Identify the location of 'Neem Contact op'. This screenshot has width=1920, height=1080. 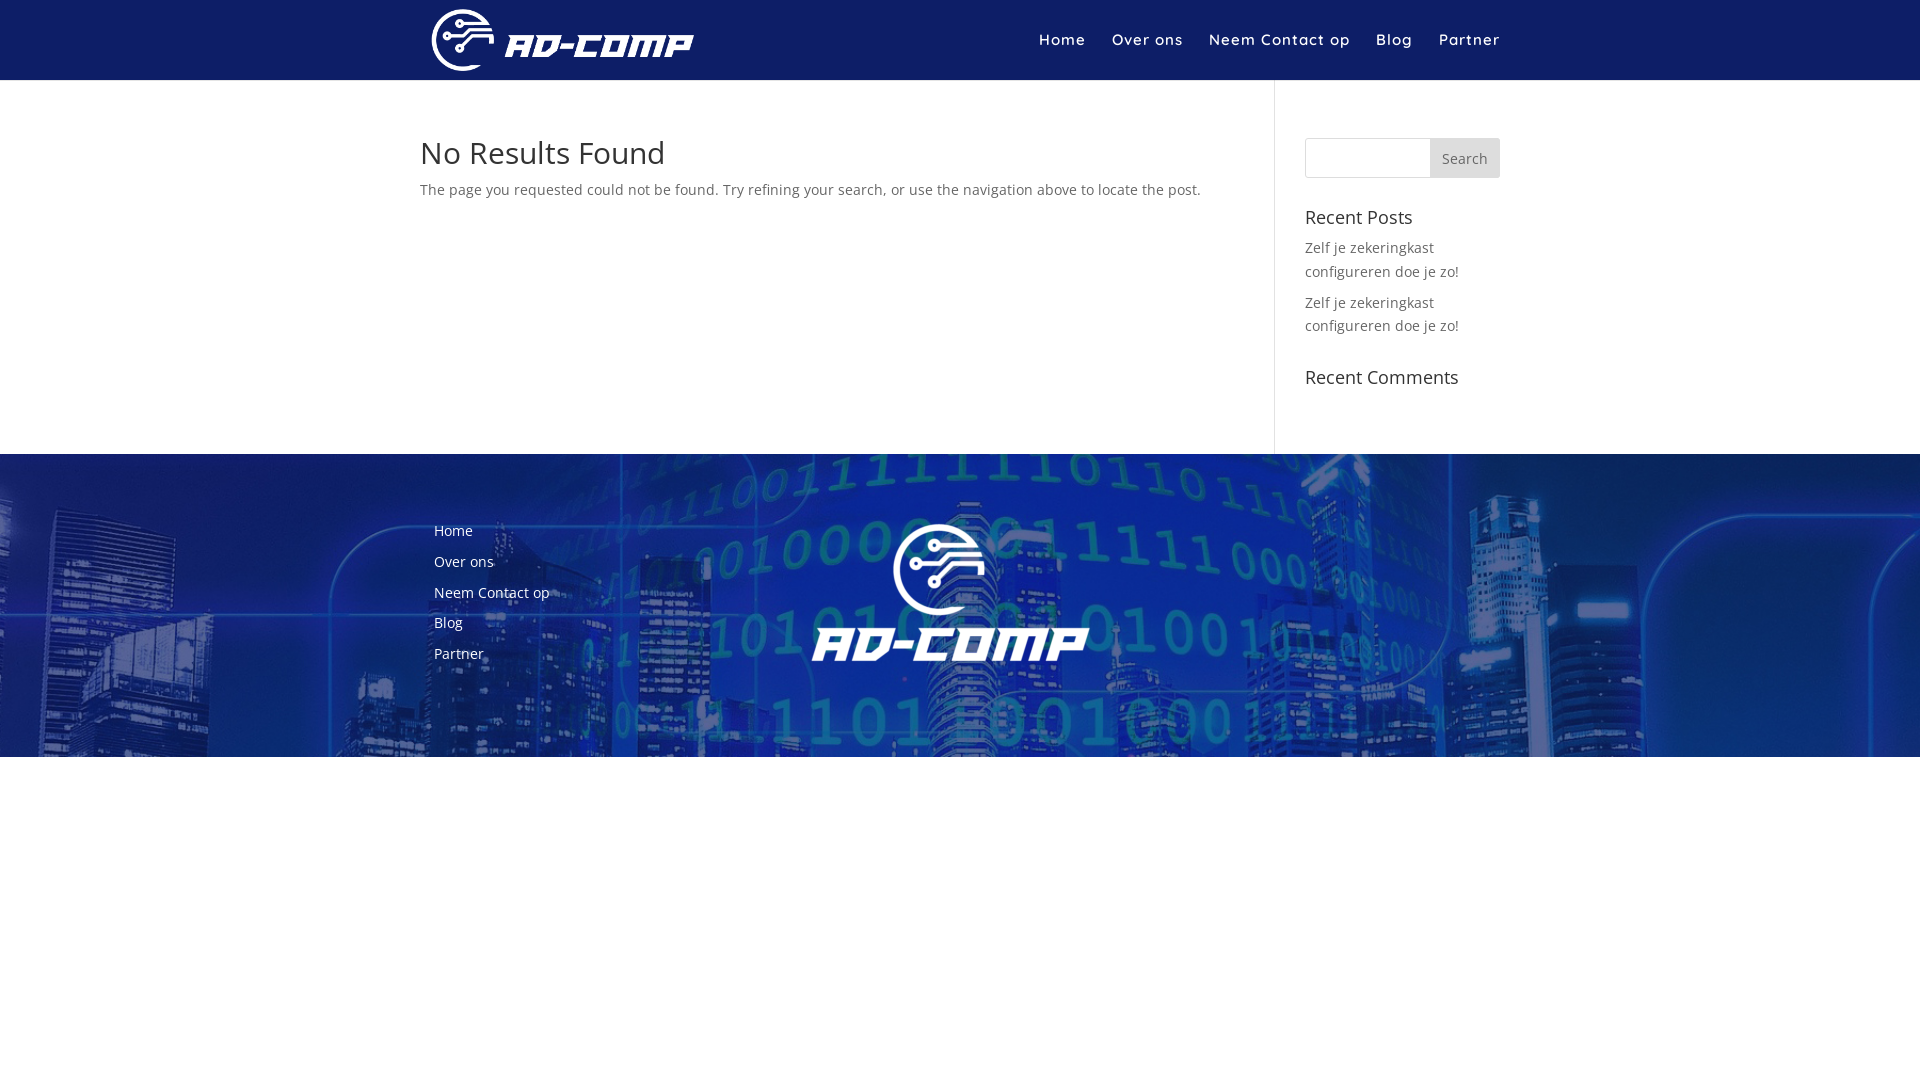
(491, 591).